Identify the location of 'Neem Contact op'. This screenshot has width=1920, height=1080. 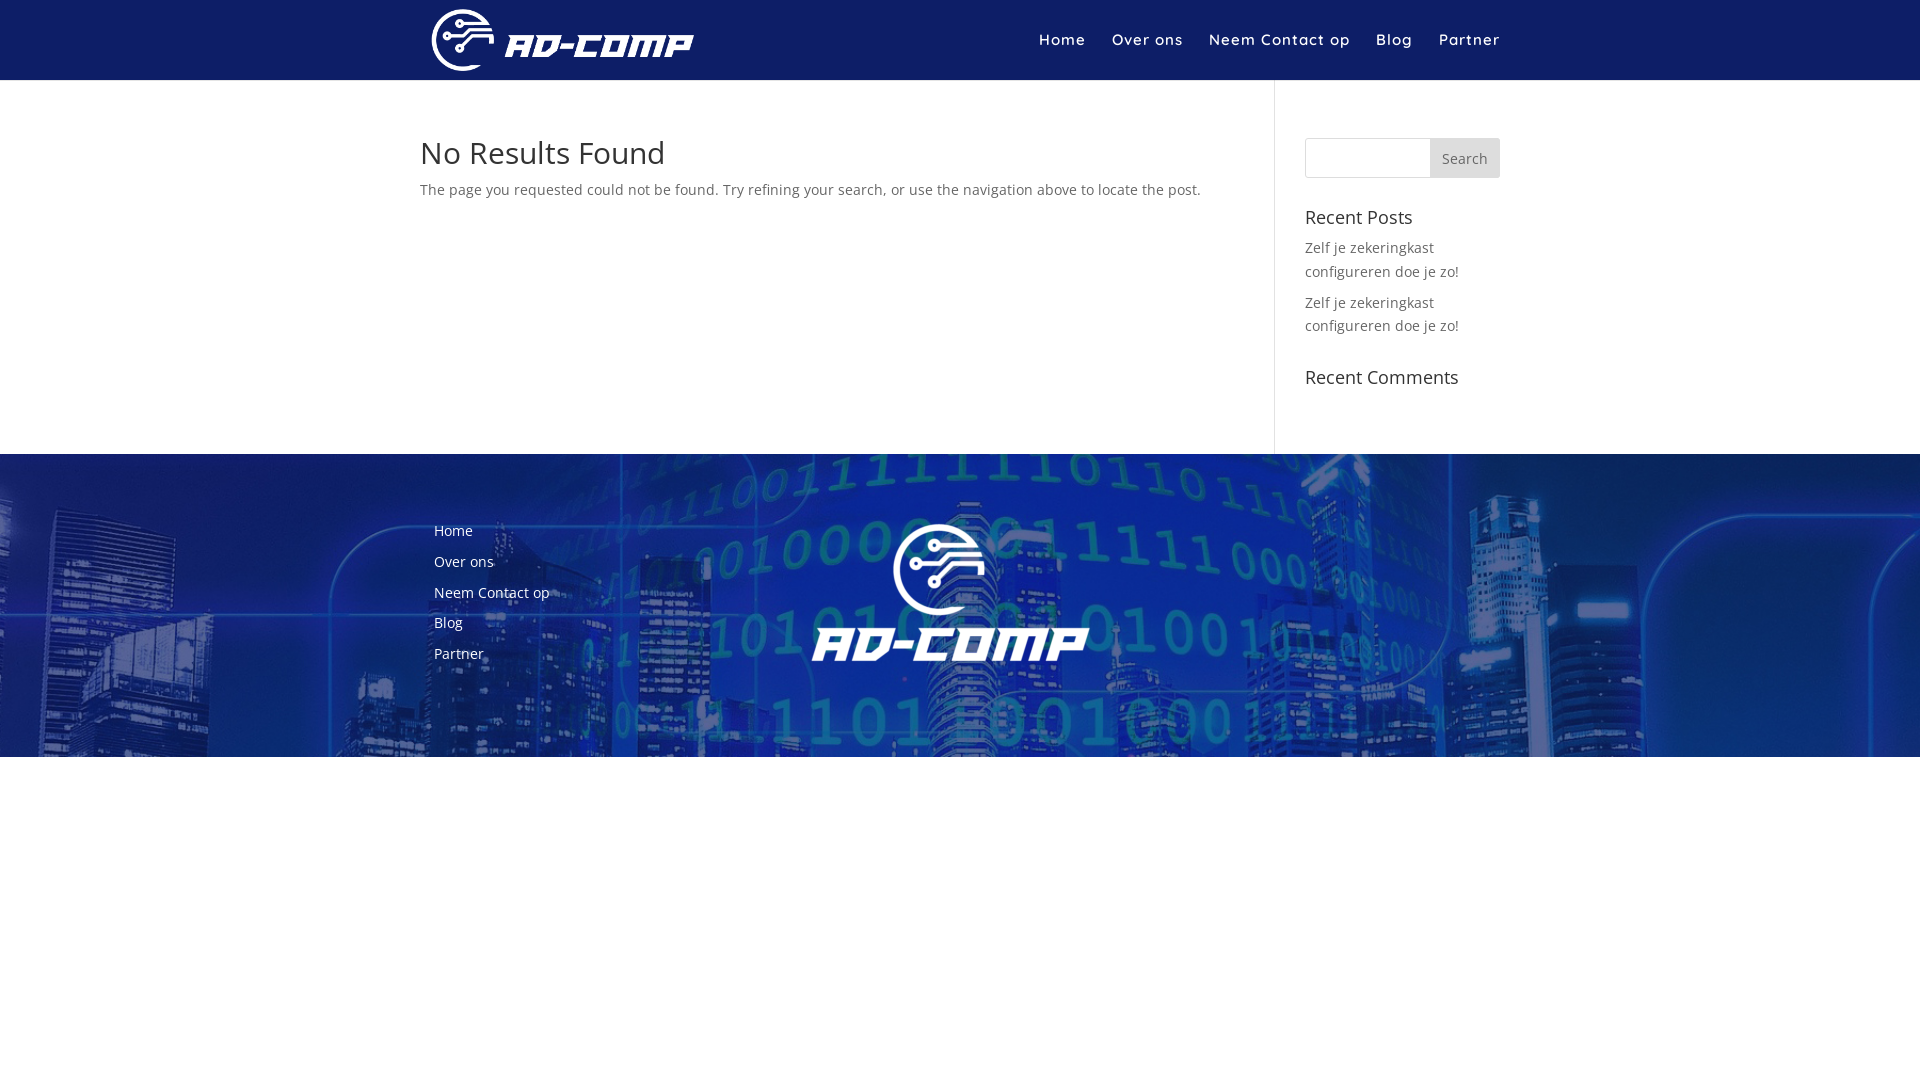
(491, 591).